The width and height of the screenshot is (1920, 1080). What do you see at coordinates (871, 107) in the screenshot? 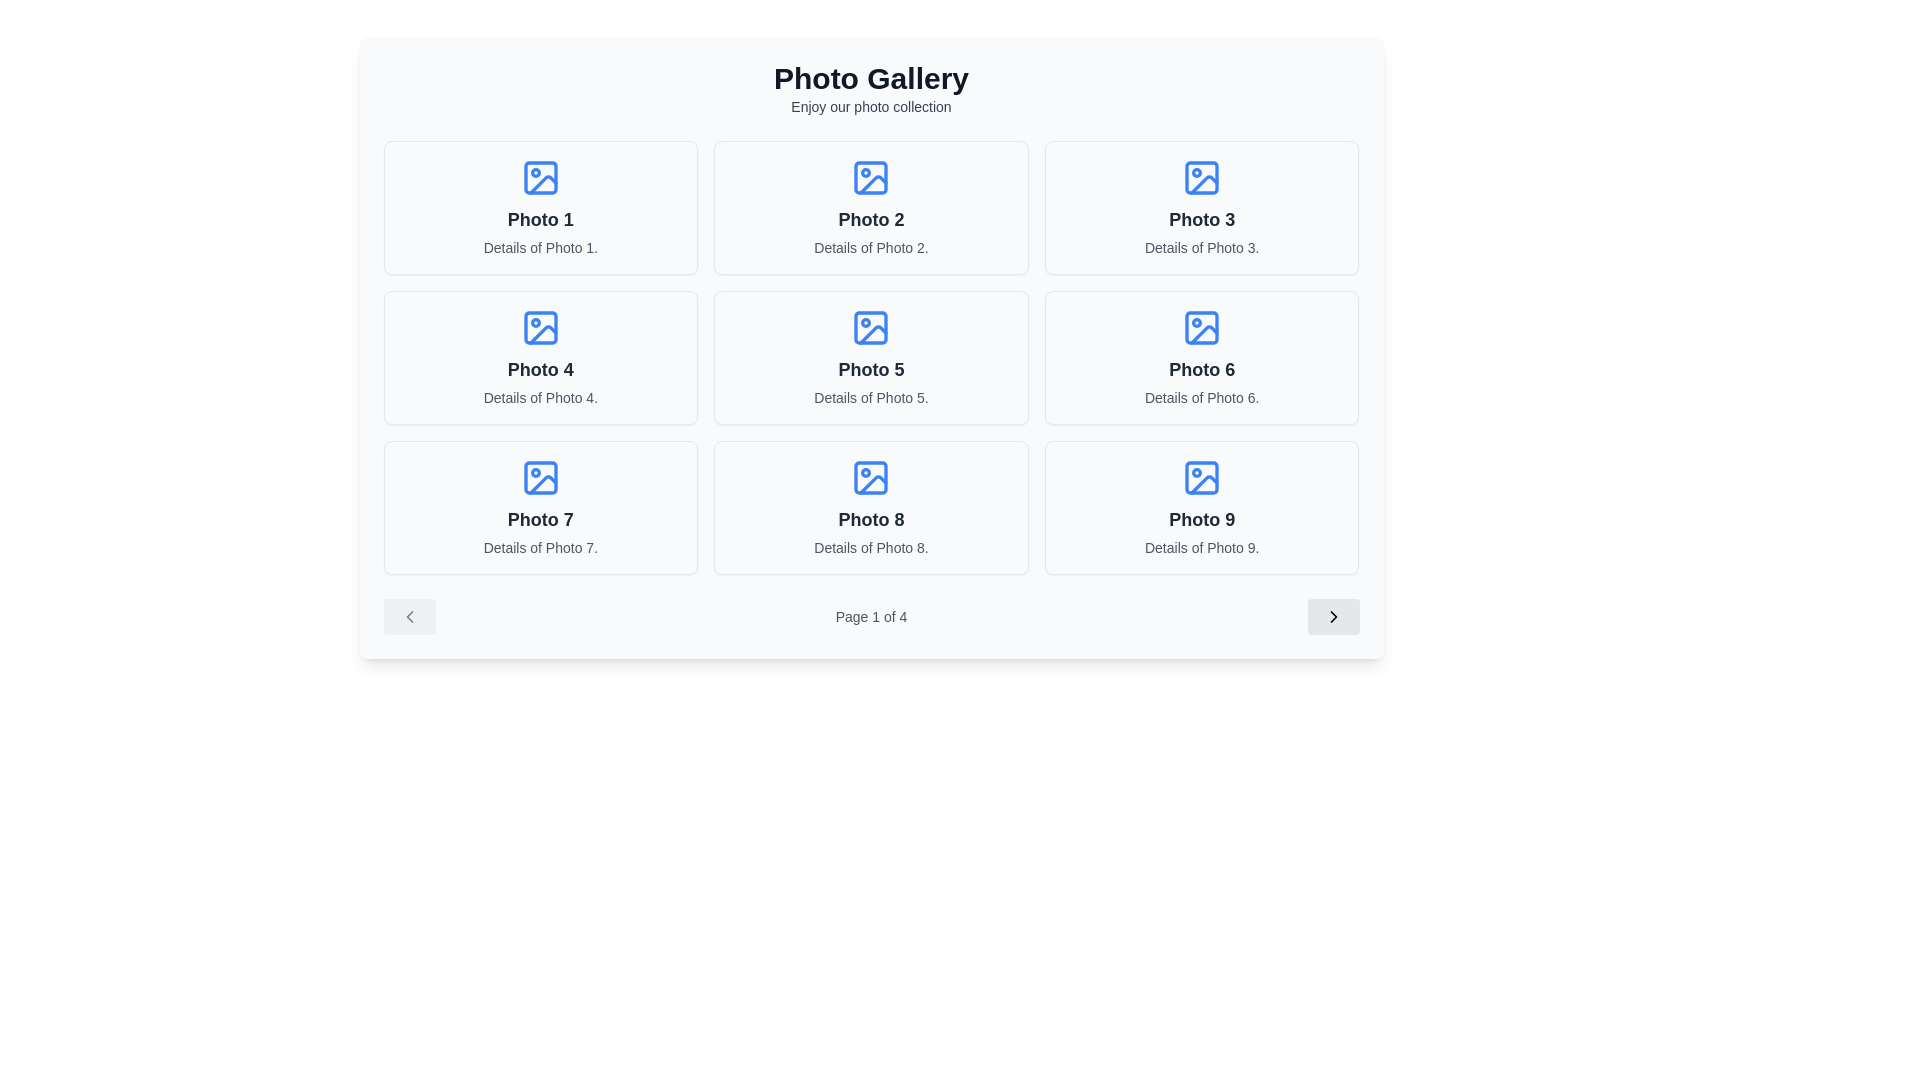
I see `the static text element located beneath the 'Photo Gallery' text, which provides a welcoming statement about the gallery section` at bounding box center [871, 107].